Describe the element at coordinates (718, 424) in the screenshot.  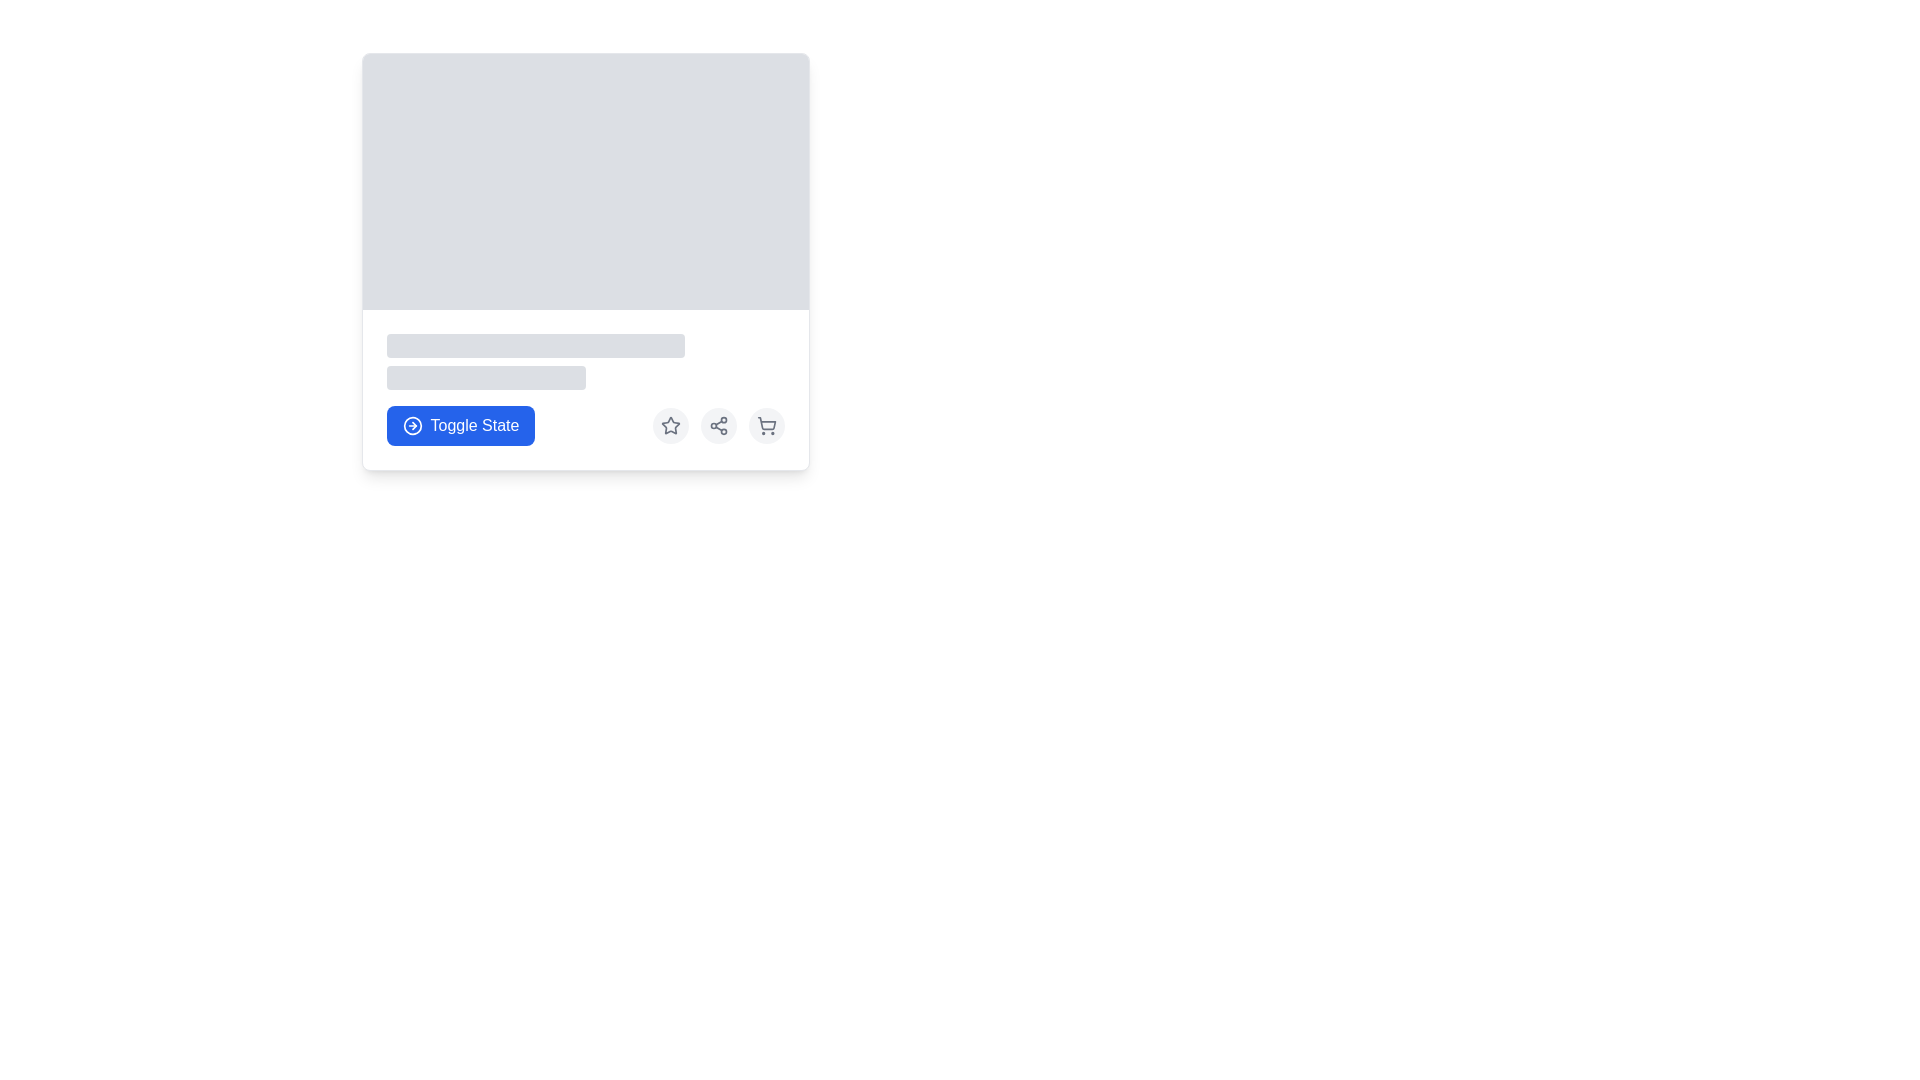
I see `the circular 'share' button, which is the second button in a horizontal arrangement of three buttons at the bottom center of a card-like section` at that location.